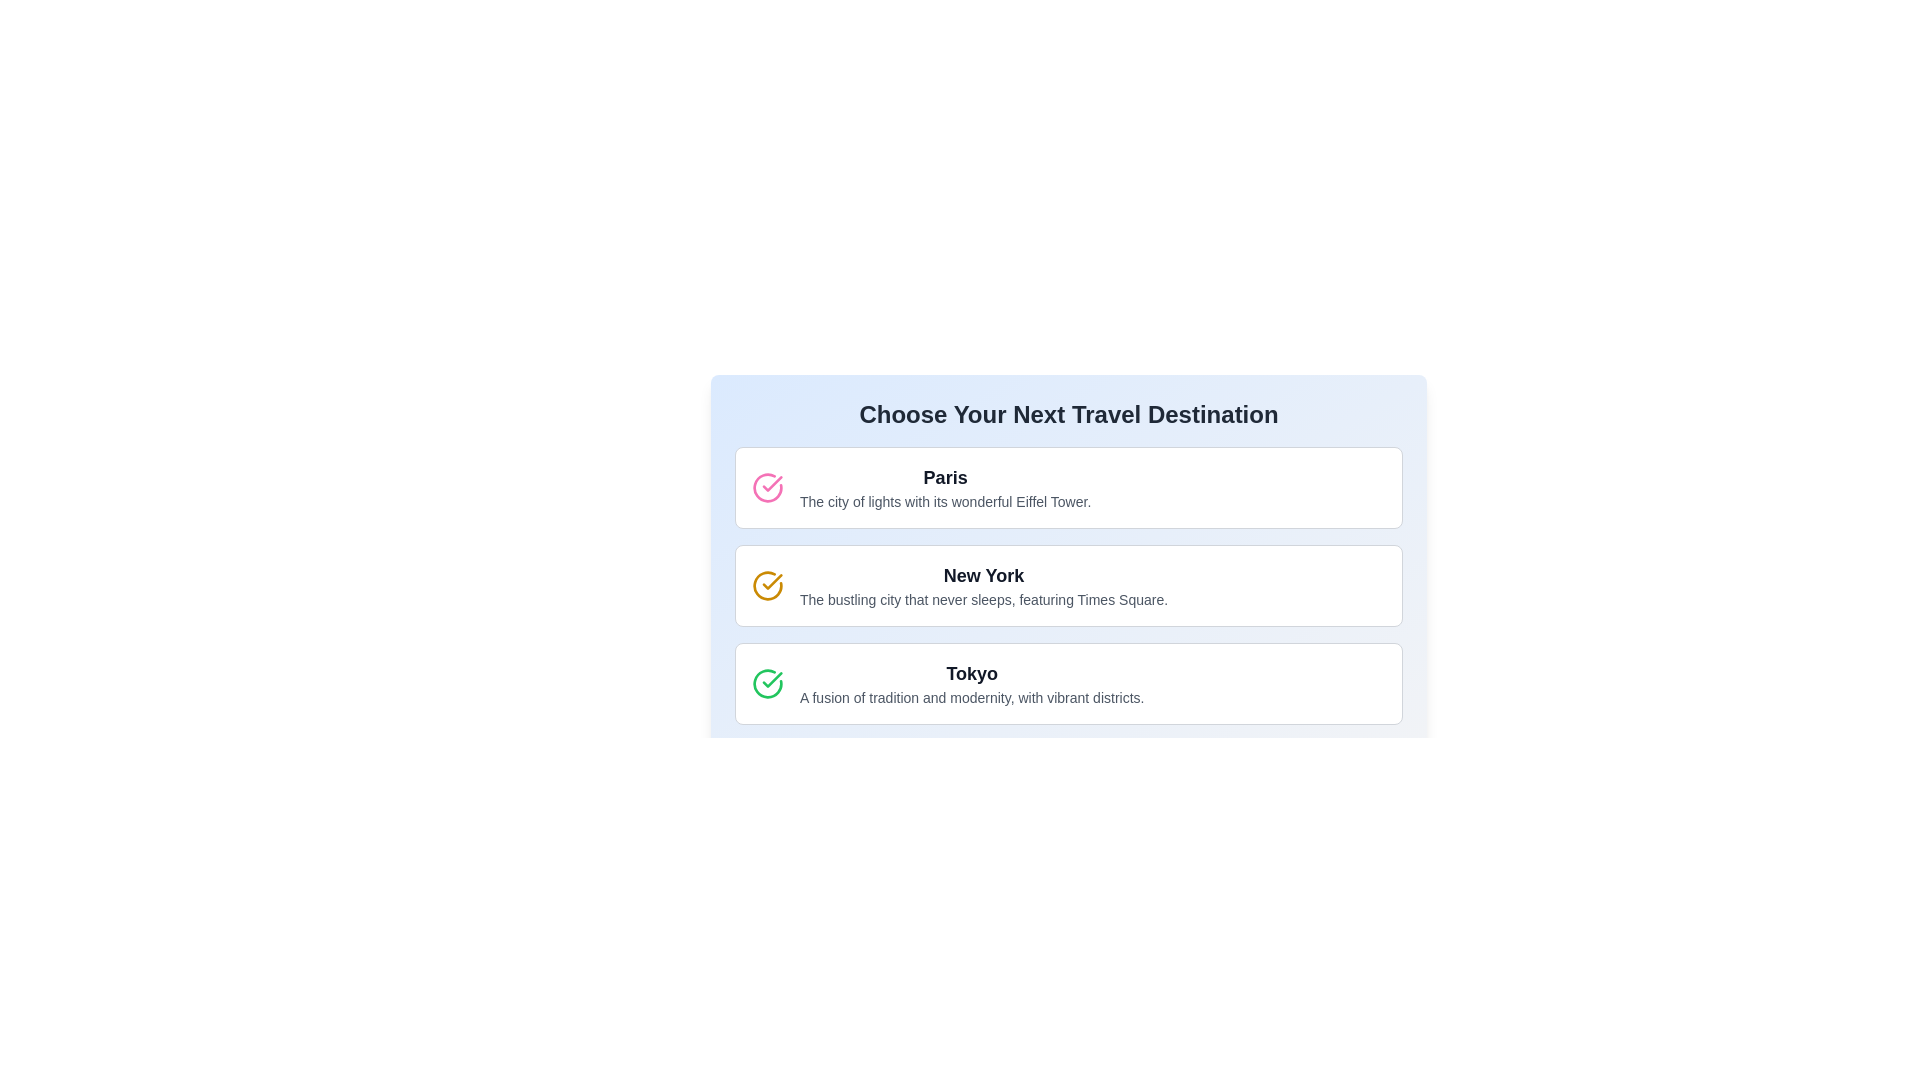  What do you see at coordinates (771, 678) in the screenshot?
I see `the circular selection icon for the destination 'Paris'` at bounding box center [771, 678].